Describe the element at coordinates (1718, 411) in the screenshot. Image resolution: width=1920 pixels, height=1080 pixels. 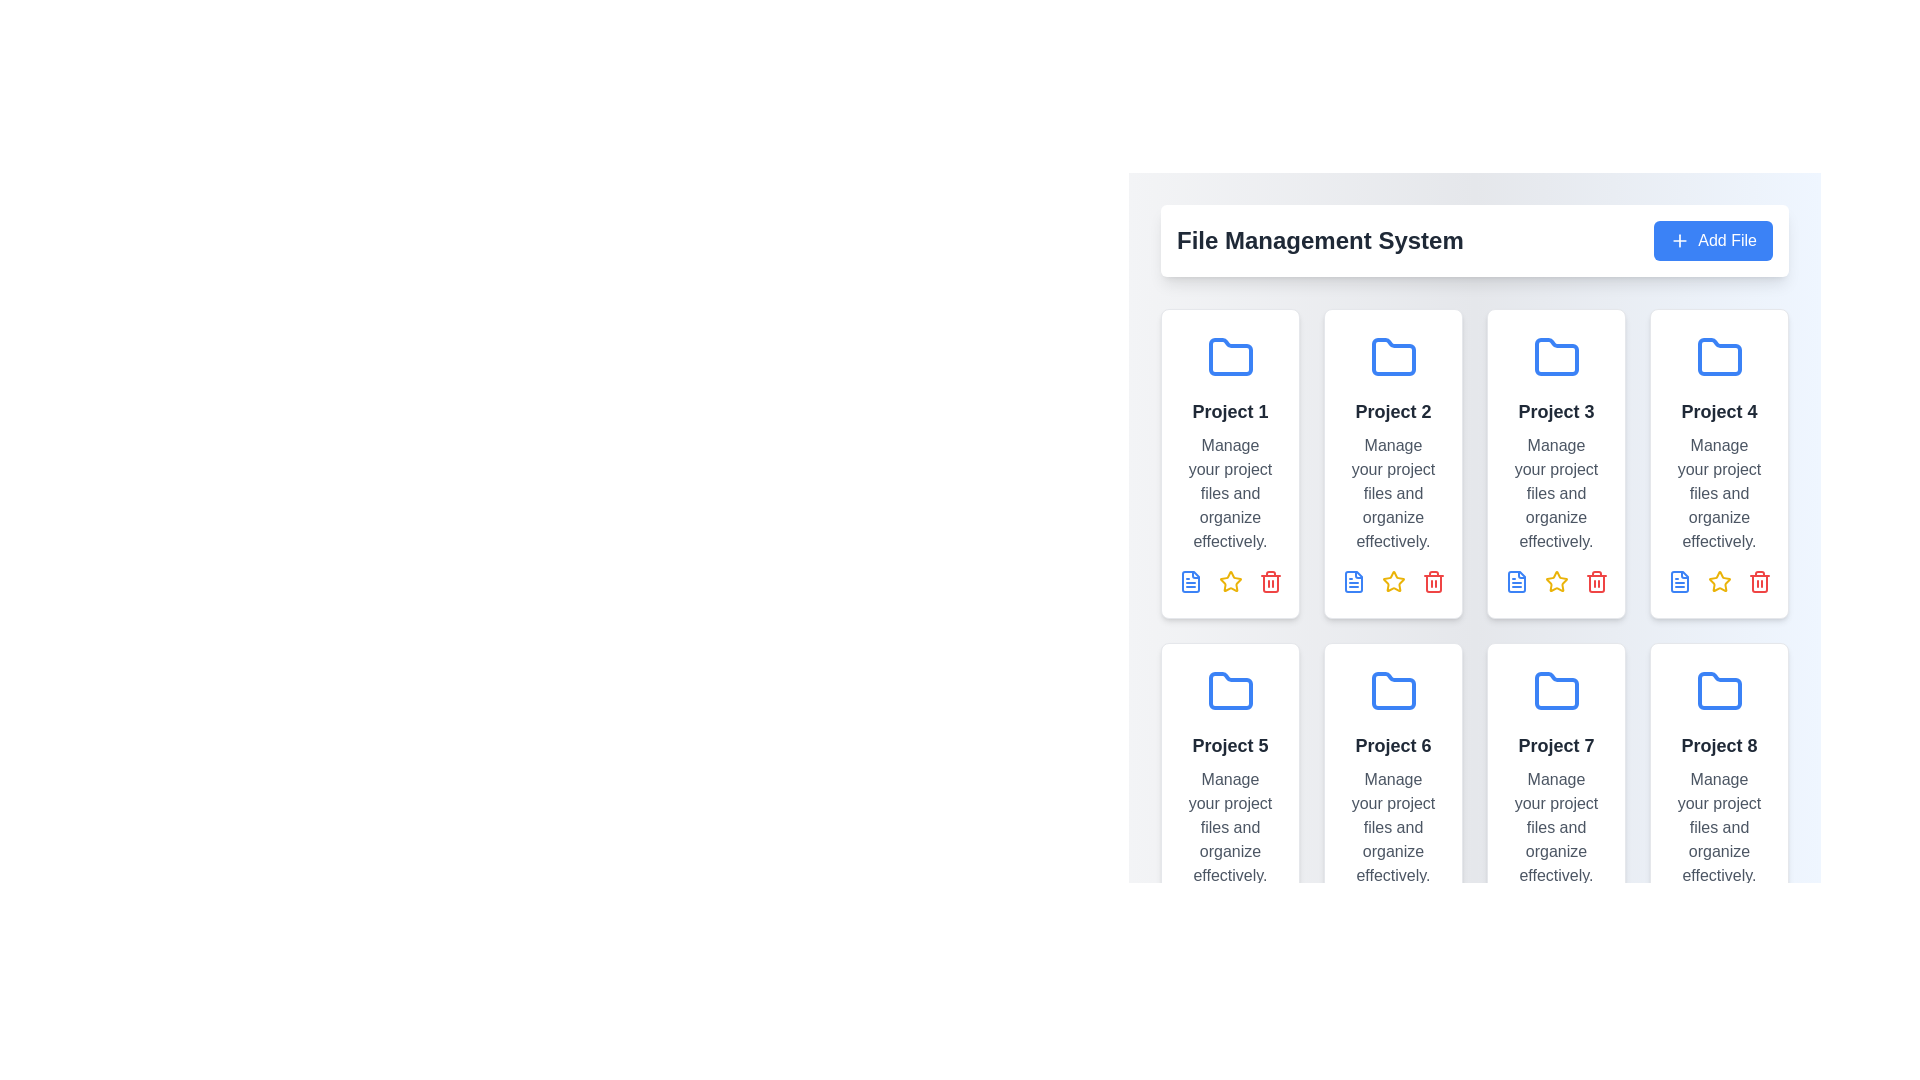
I see `the text label that reads 'Project 4', which is styled in bold, larger font with a dark gray color, located in the fourth card of the grid layout under a blue folder icon` at that location.